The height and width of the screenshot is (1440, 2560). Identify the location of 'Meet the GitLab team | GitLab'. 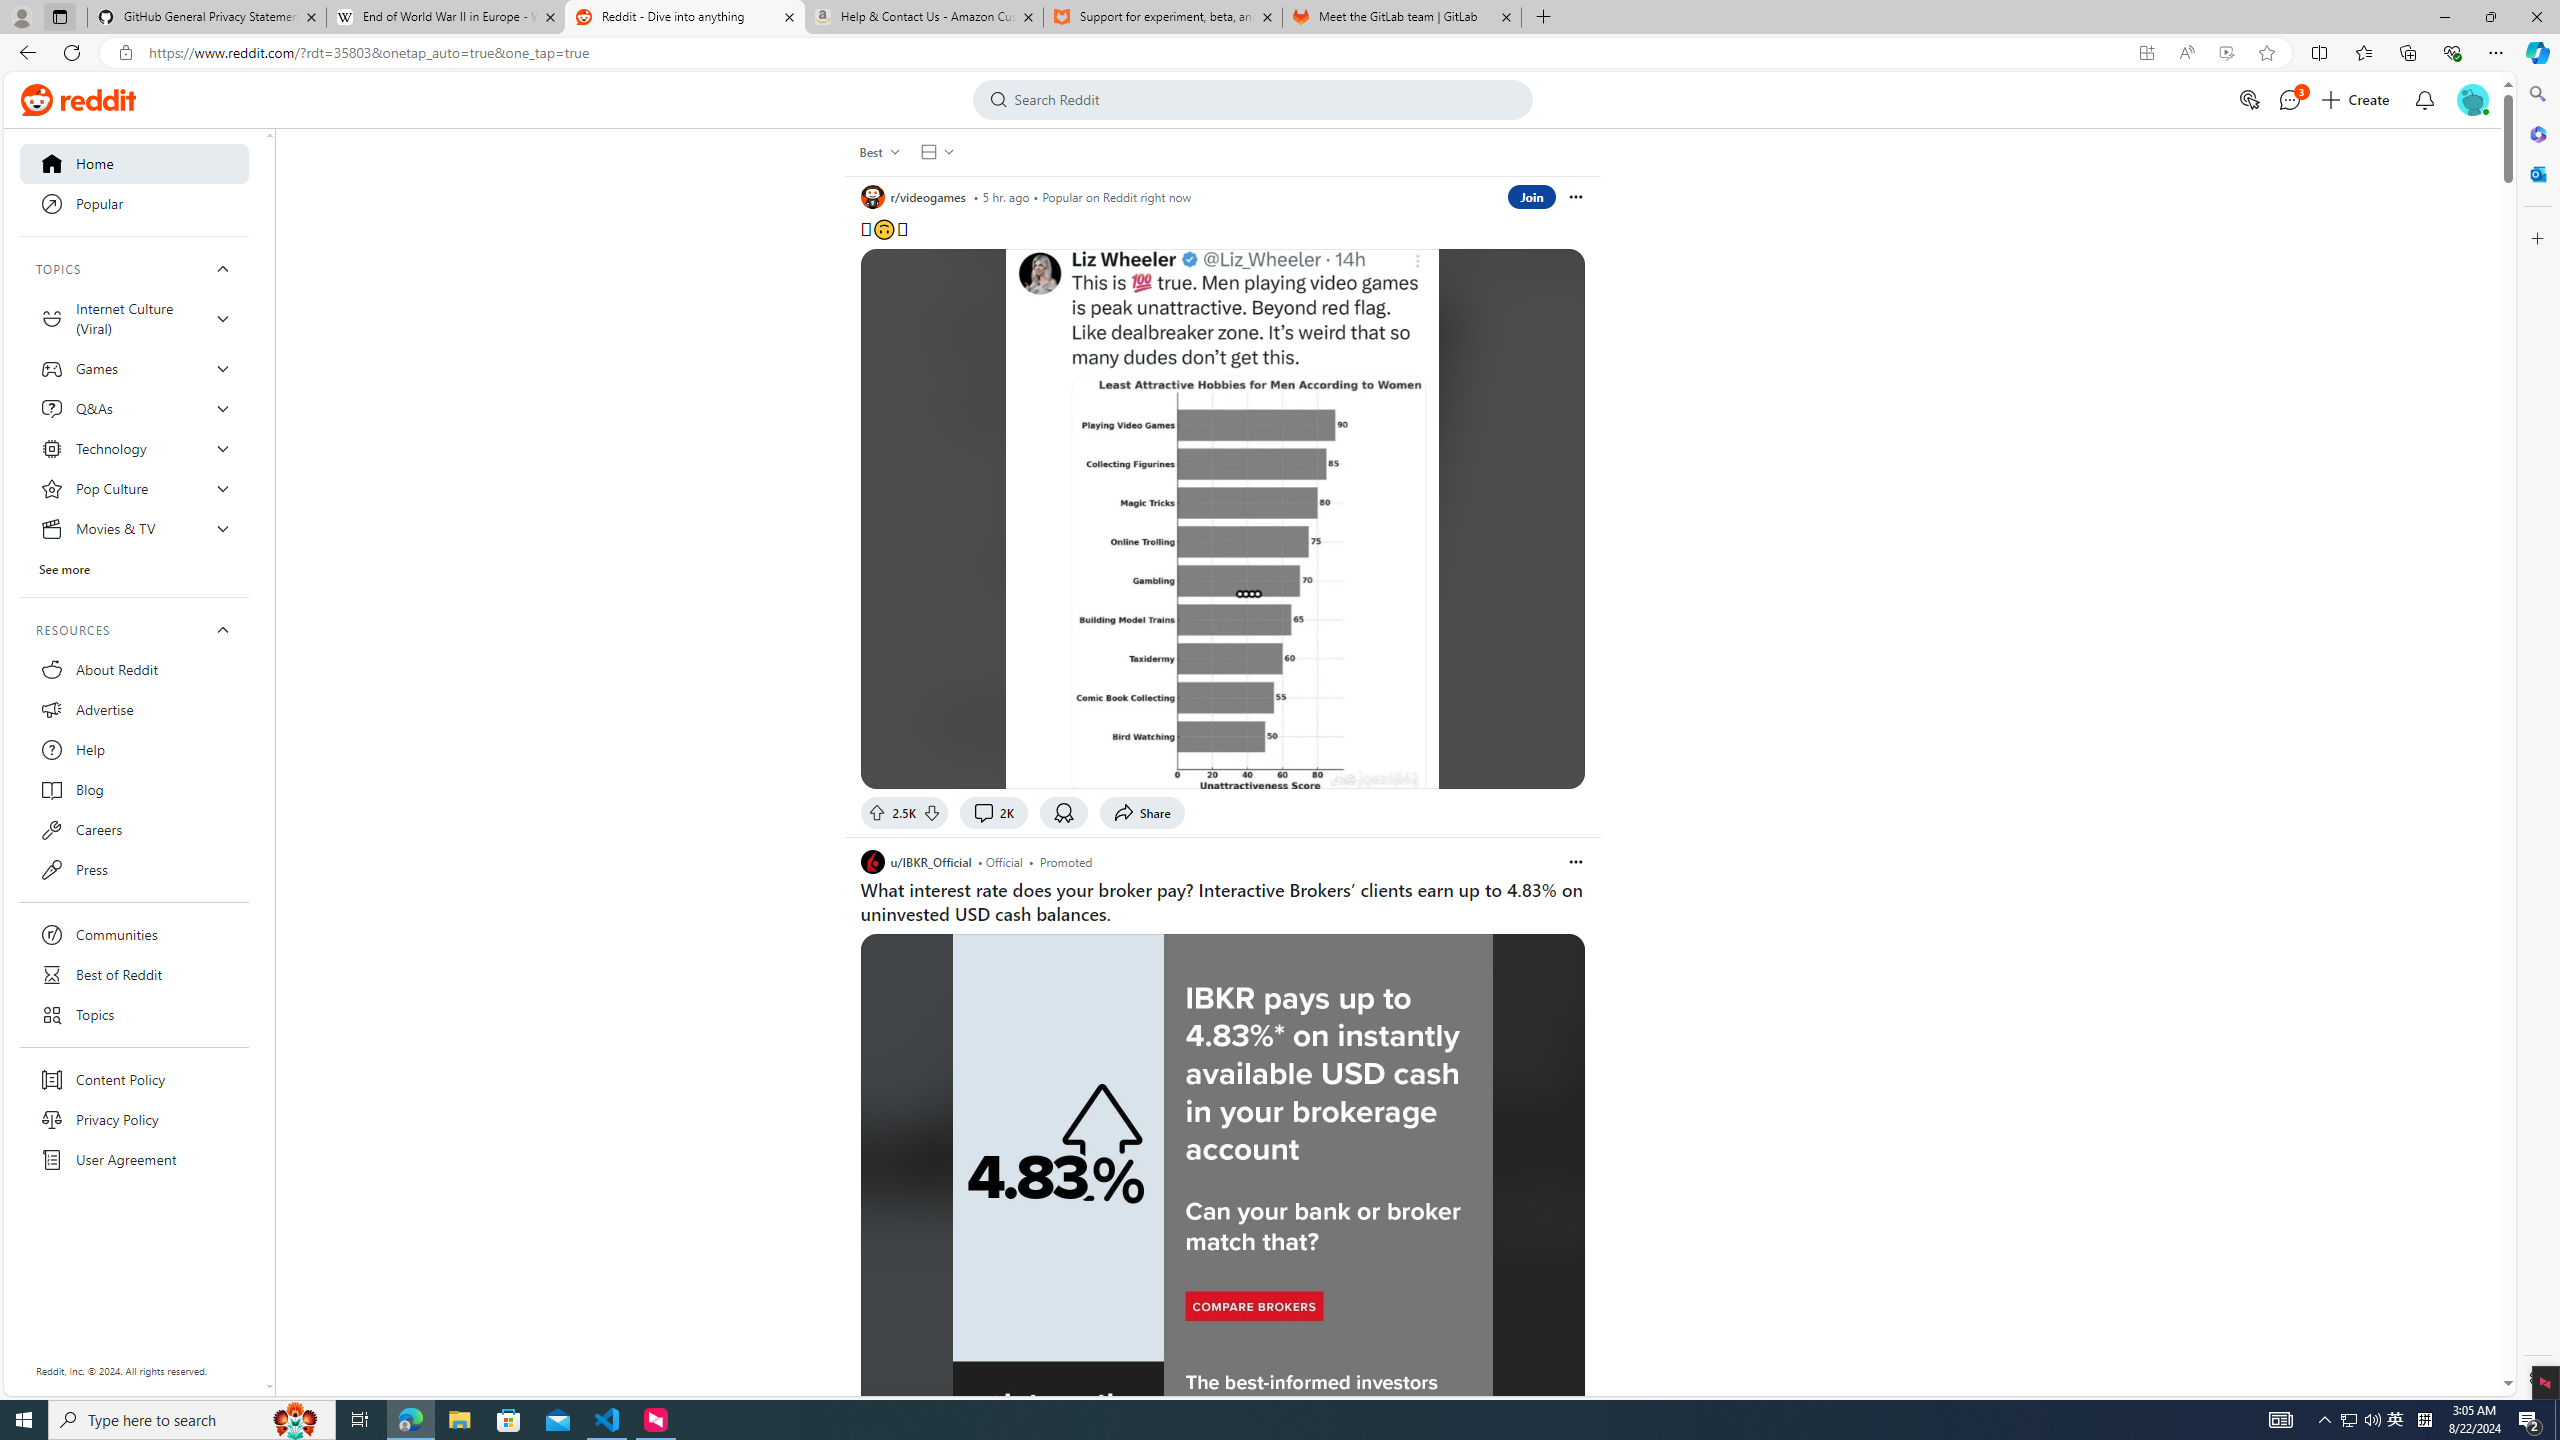
(1402, 16).